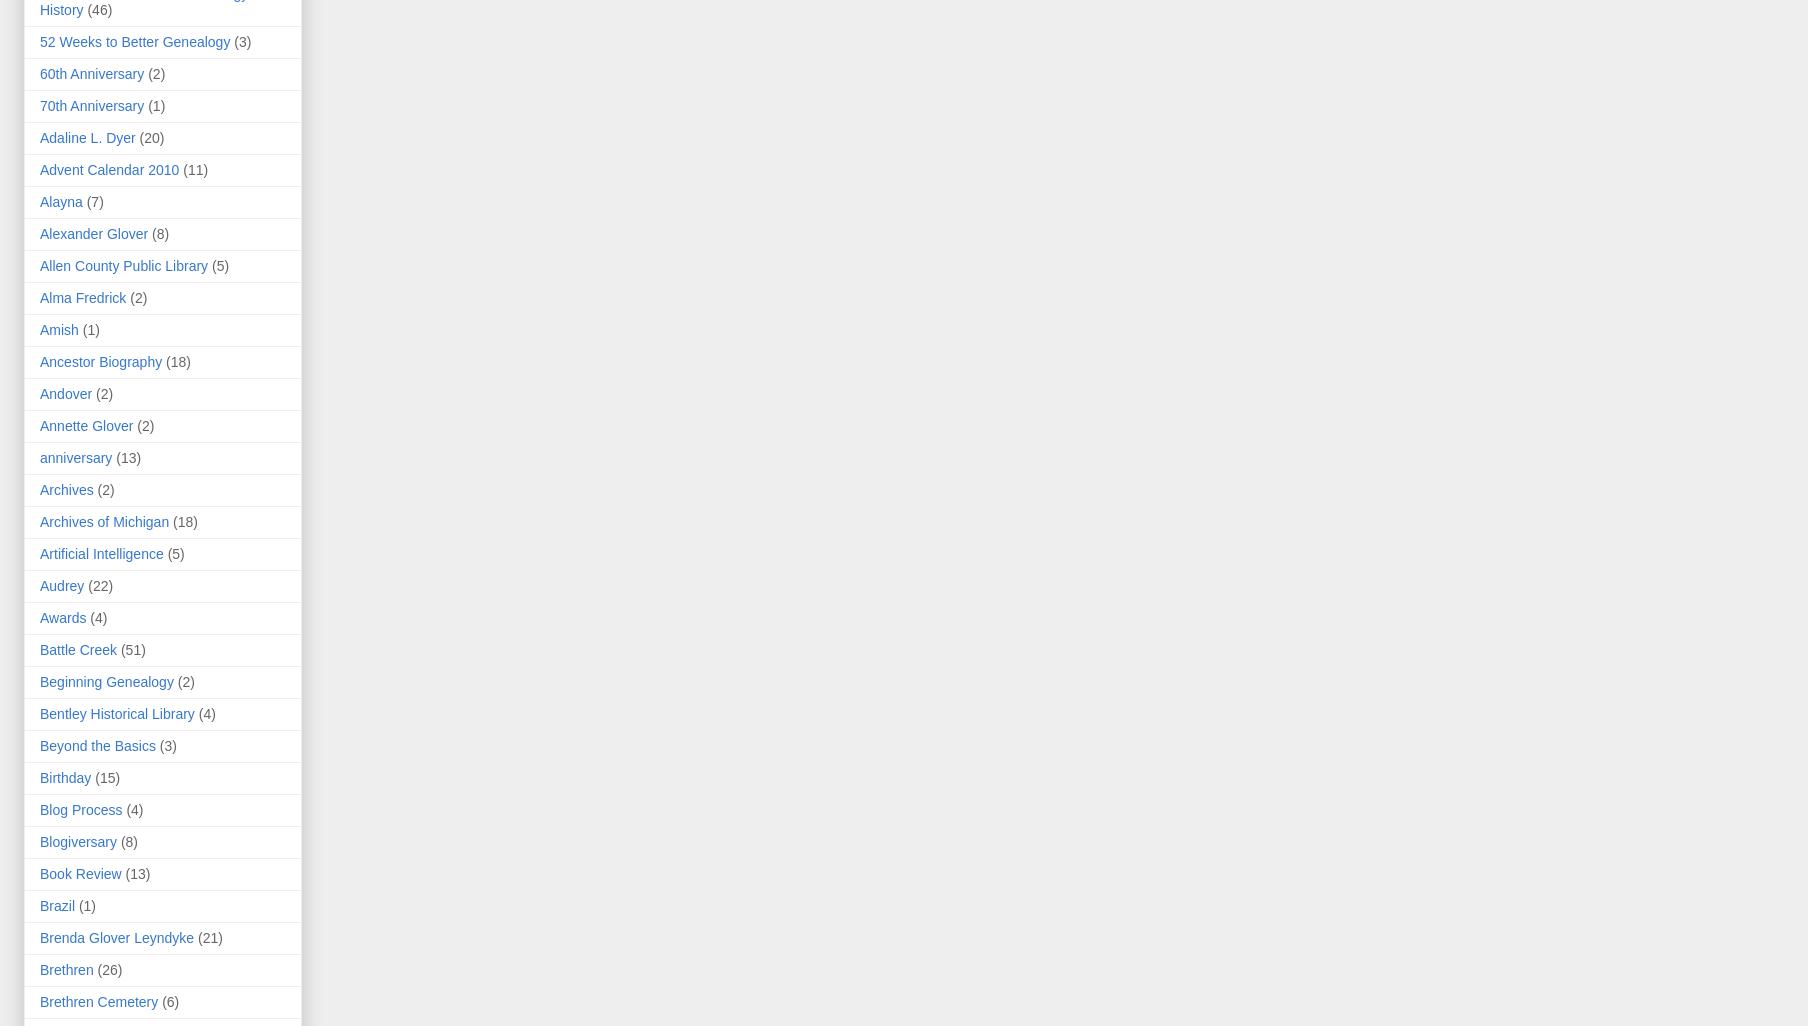 This screenshot has width=1808, height=1026. Describe the element at coordinates (66, 489) in the screenshot. I see `'Archives'` at that location.